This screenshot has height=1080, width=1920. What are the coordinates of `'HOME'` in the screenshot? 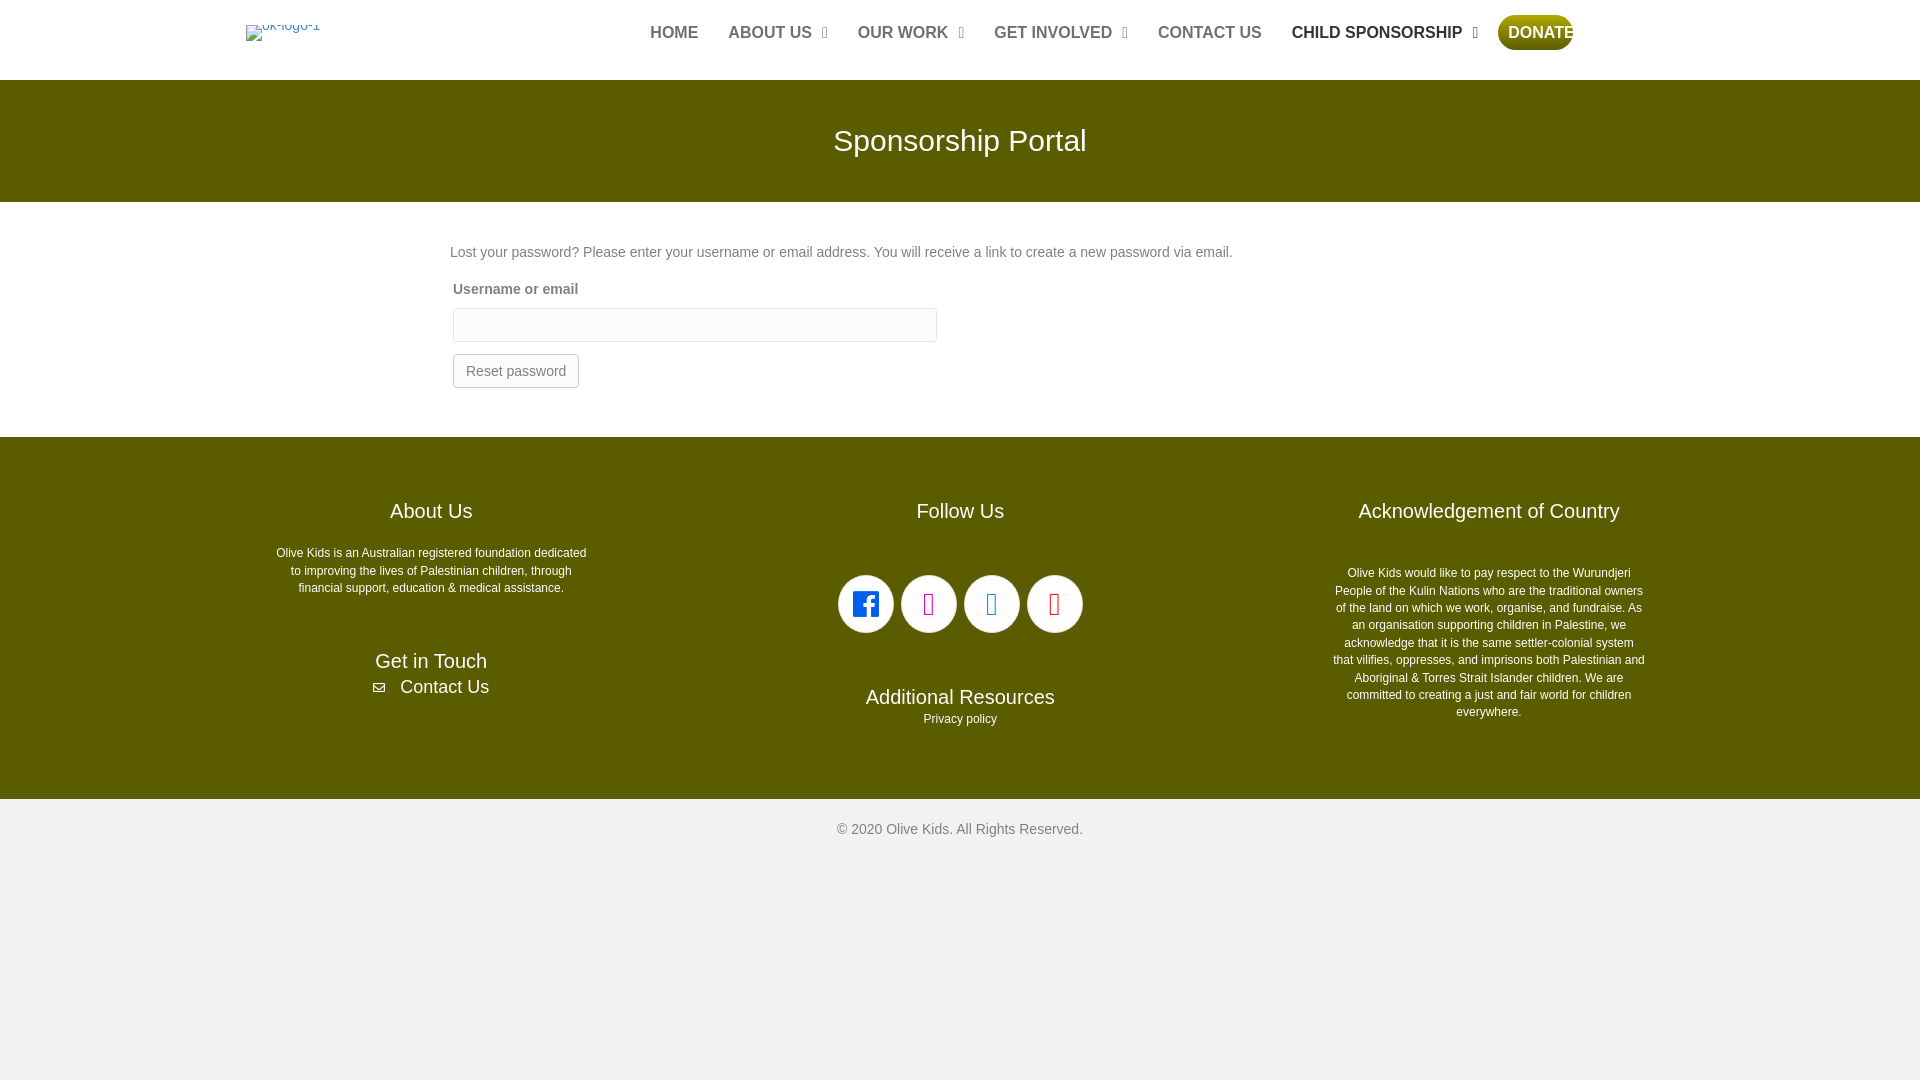 It's located at (638, 33).